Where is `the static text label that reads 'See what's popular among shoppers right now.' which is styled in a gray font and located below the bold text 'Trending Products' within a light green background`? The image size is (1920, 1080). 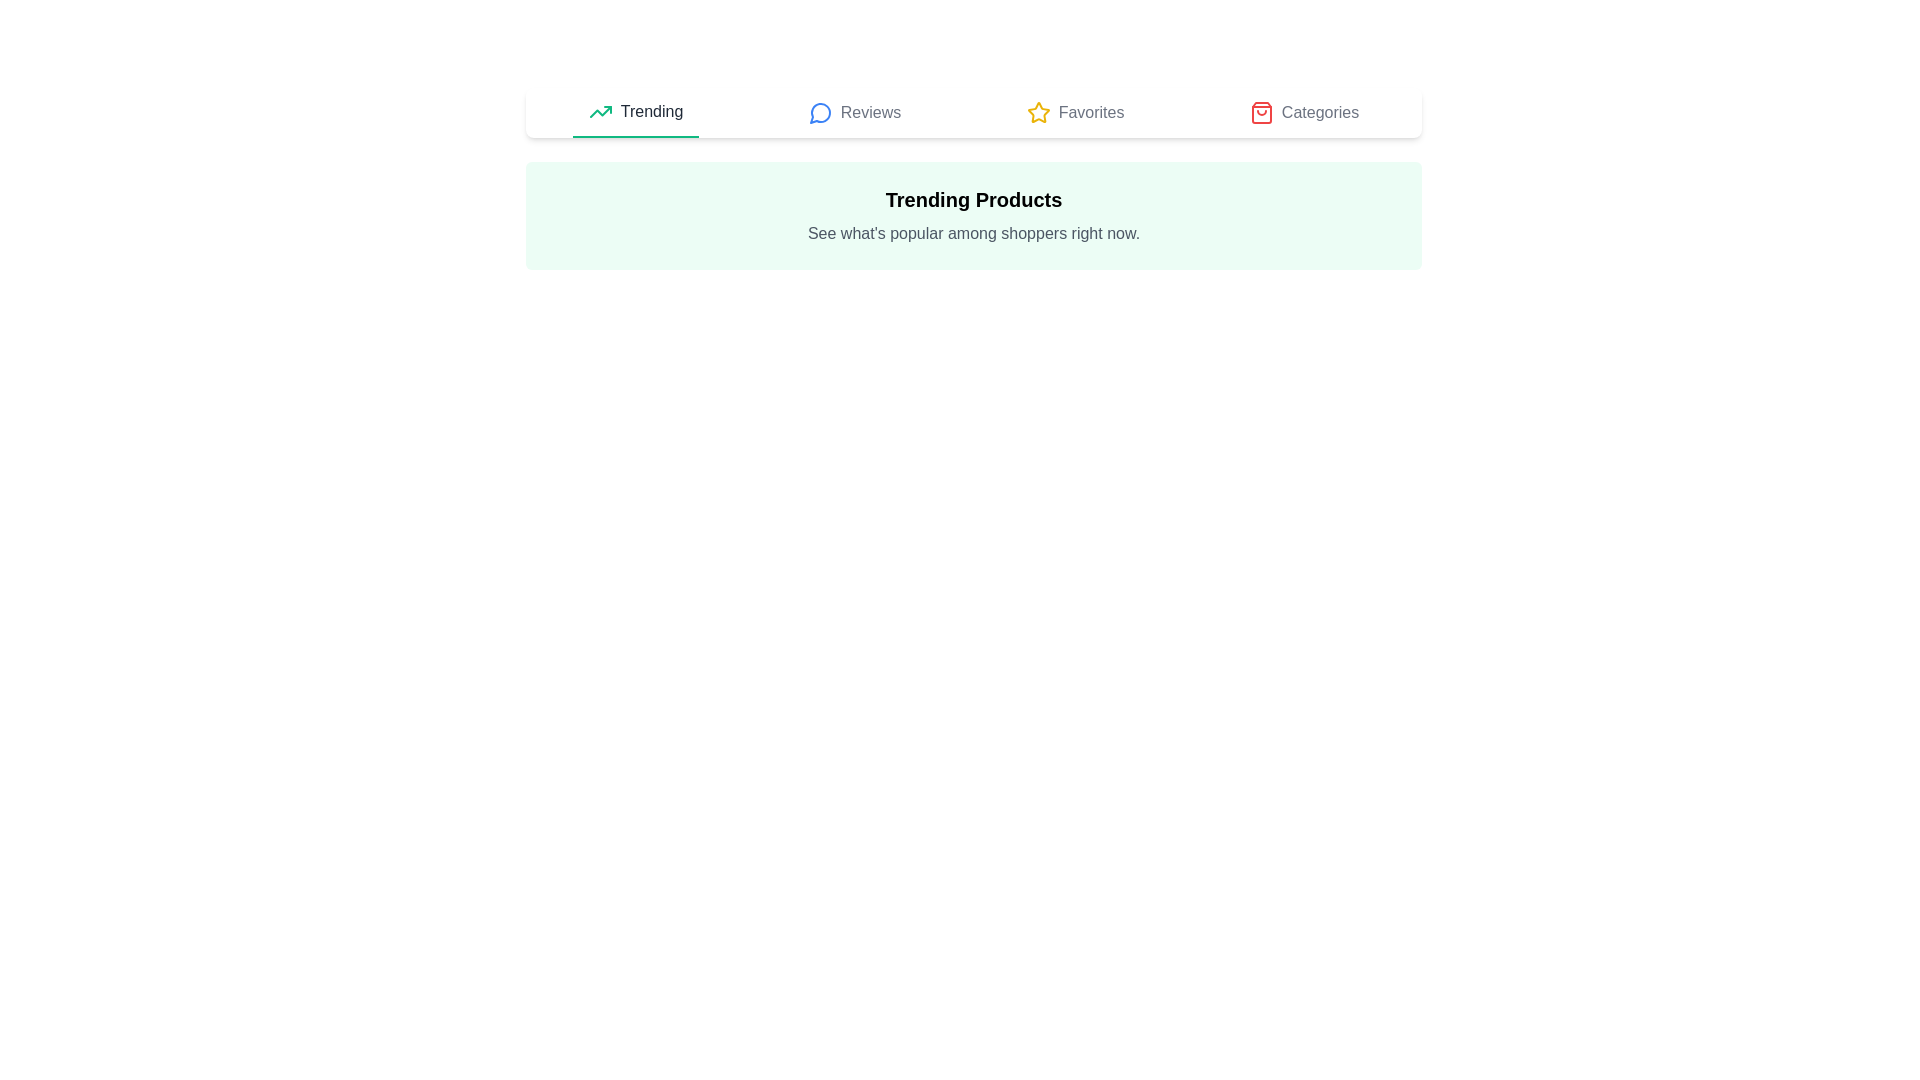
the static text label that reads 'See what's popular among shoppers right now.' which is styled in a gray font and located below the bold text 'Trending Products' within a light green background is located at coordinates (974, 233).